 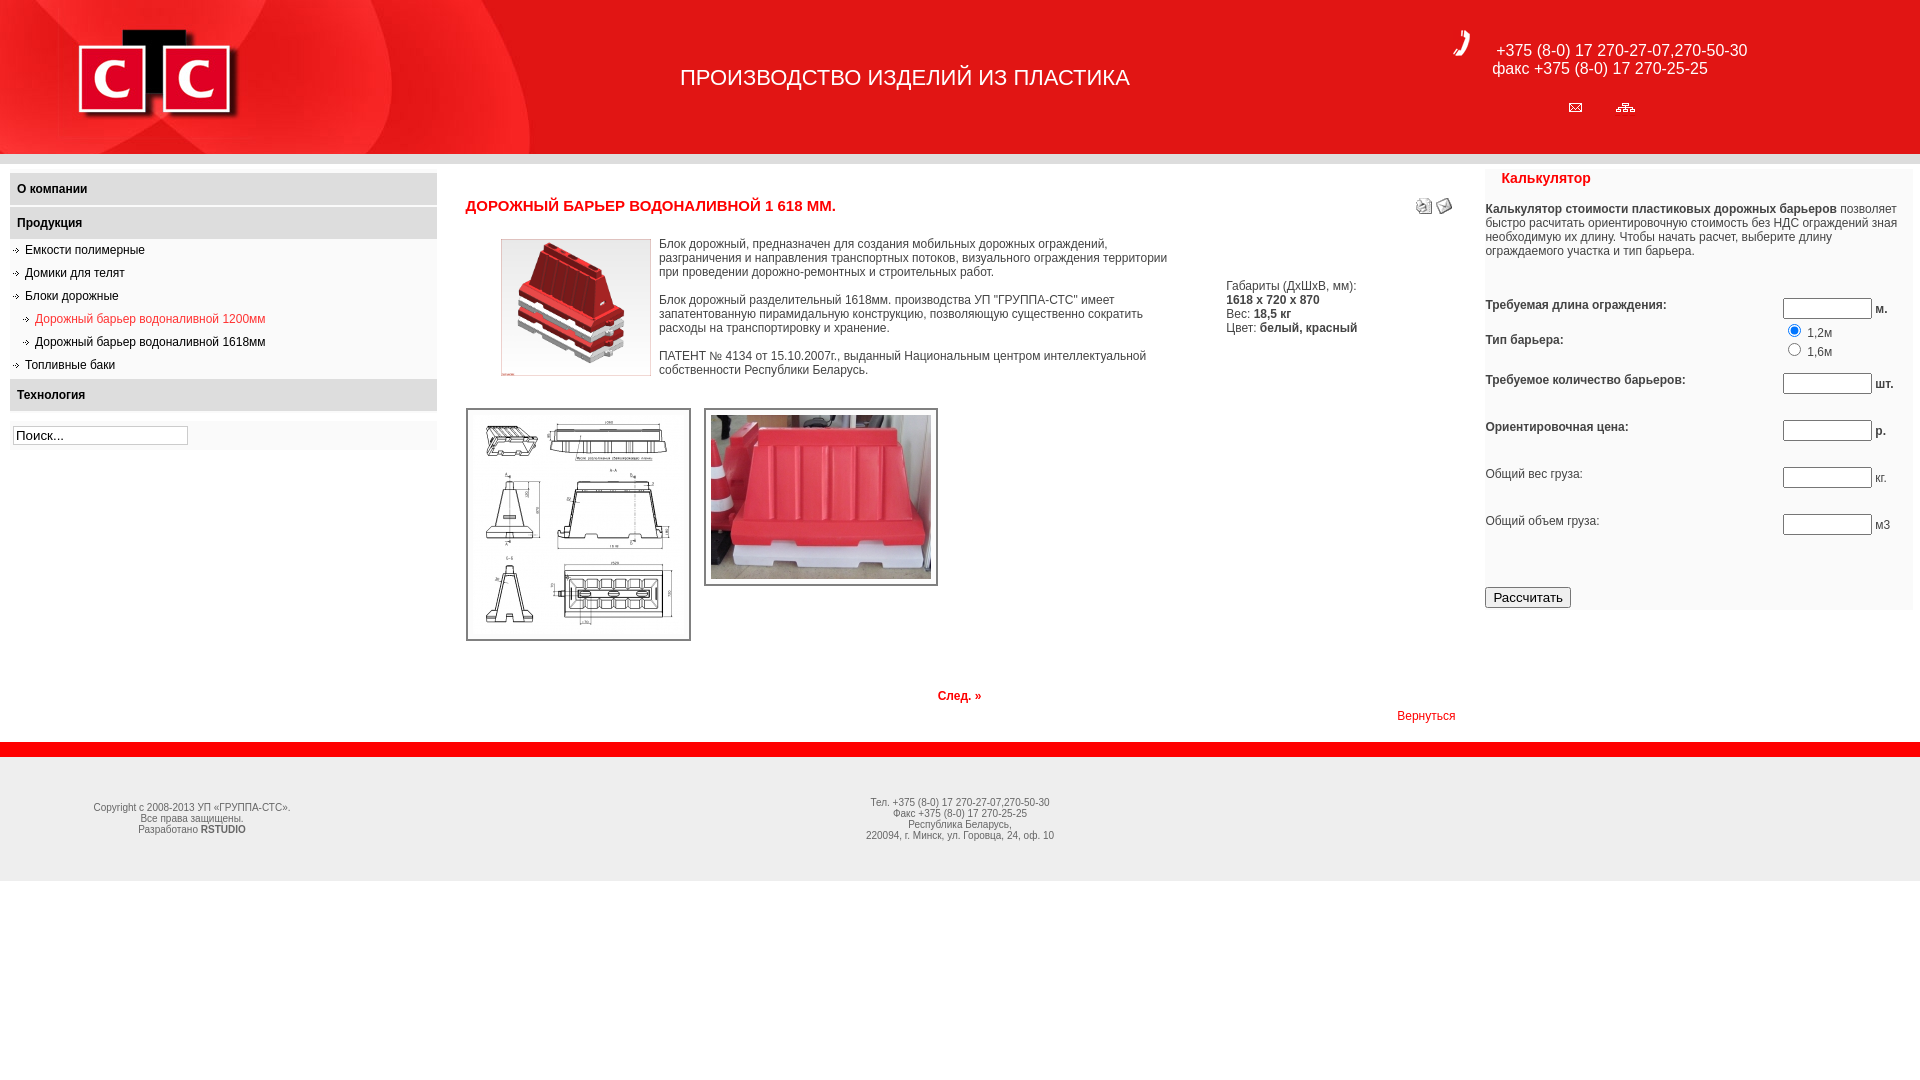 I want to click on 'RSTUDIO', so click(x=223, y=829).